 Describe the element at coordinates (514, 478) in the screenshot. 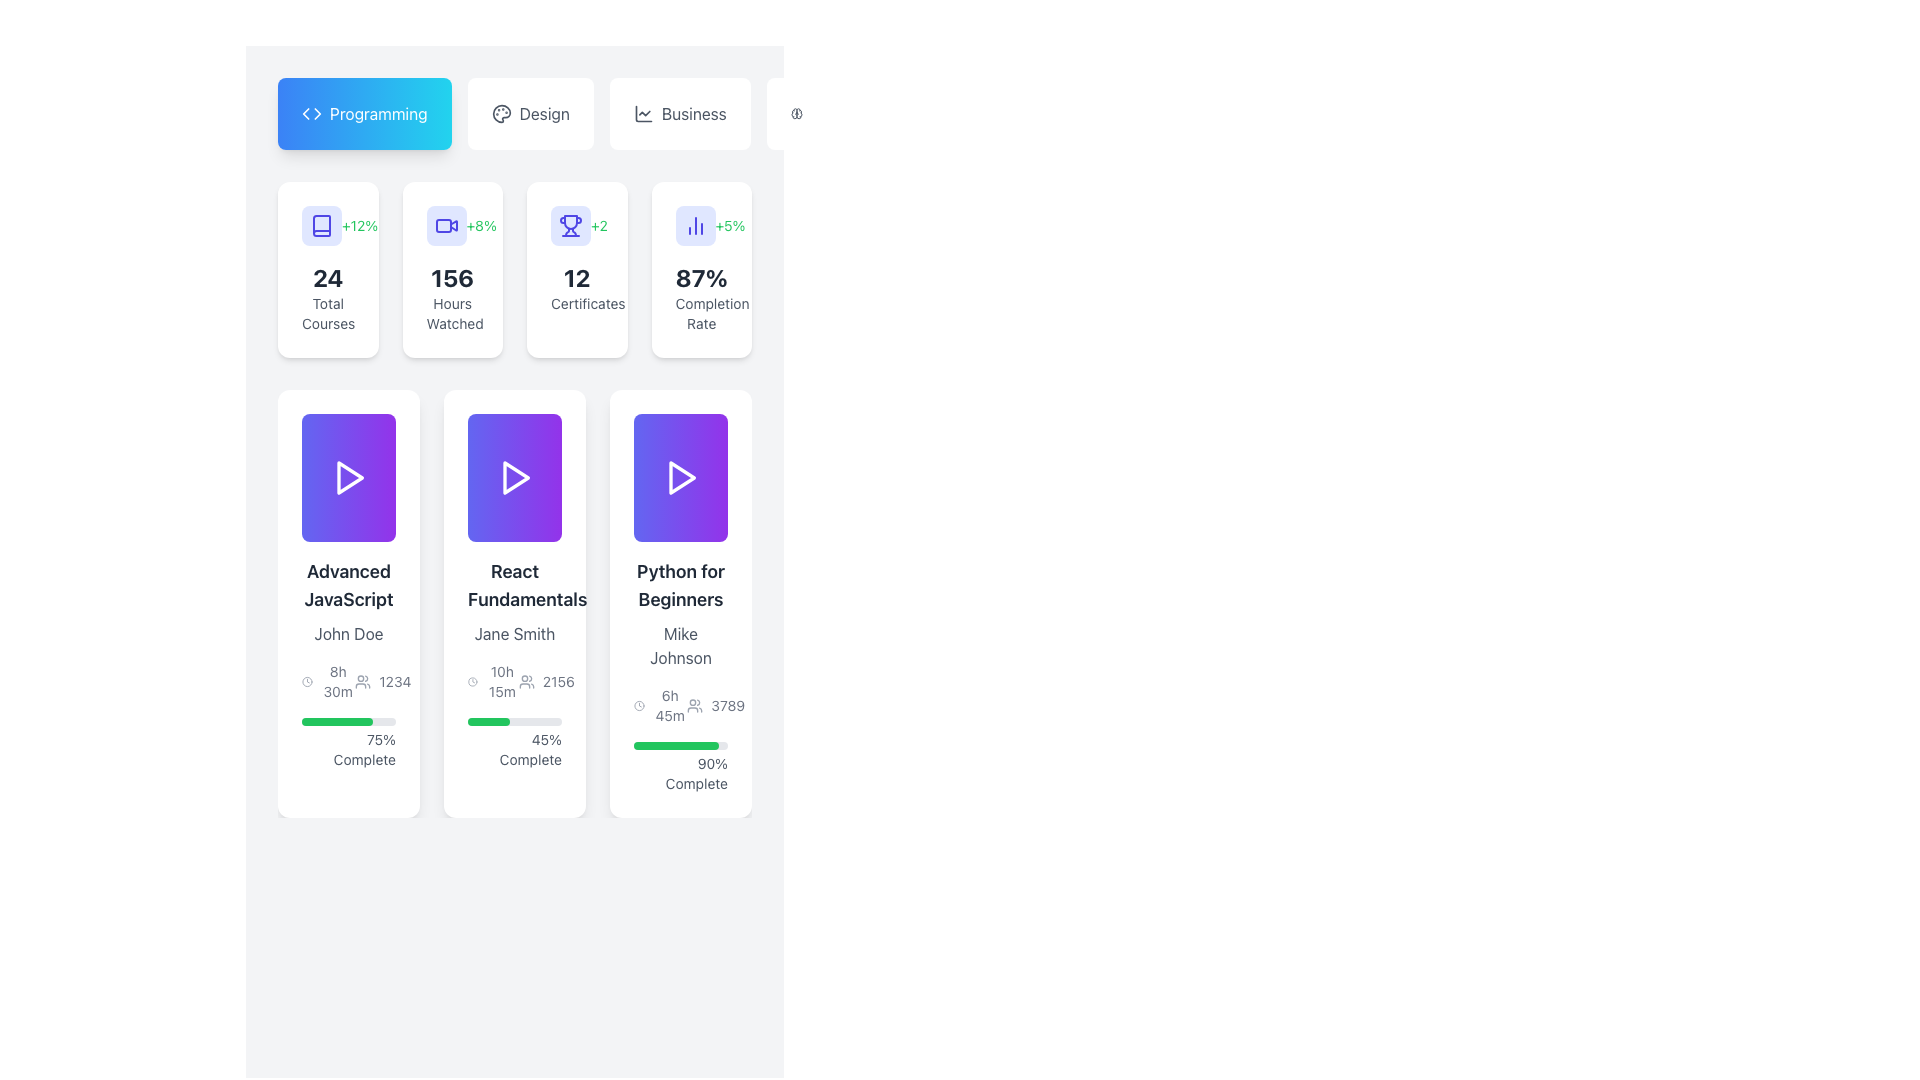

I see `the graphical play indicator icon button in the 'React Fundamentals' card` at that location.